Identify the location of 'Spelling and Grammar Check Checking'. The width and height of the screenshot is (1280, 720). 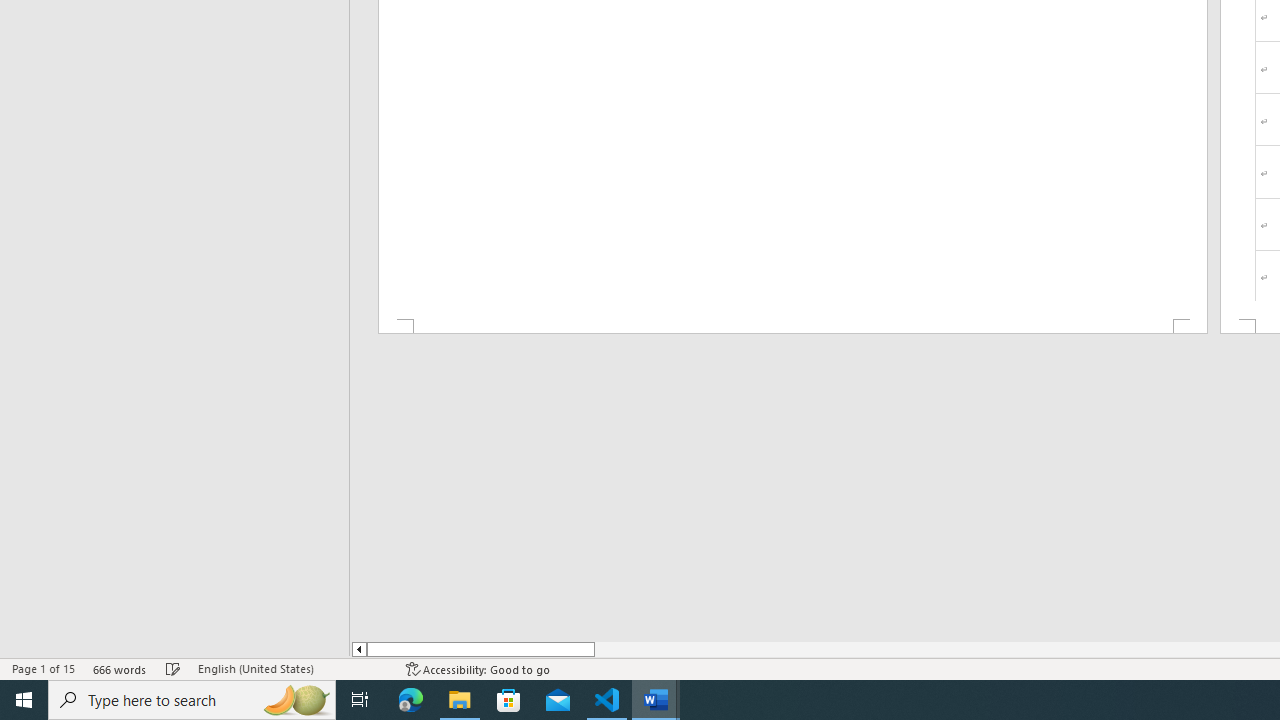
(173, 669).